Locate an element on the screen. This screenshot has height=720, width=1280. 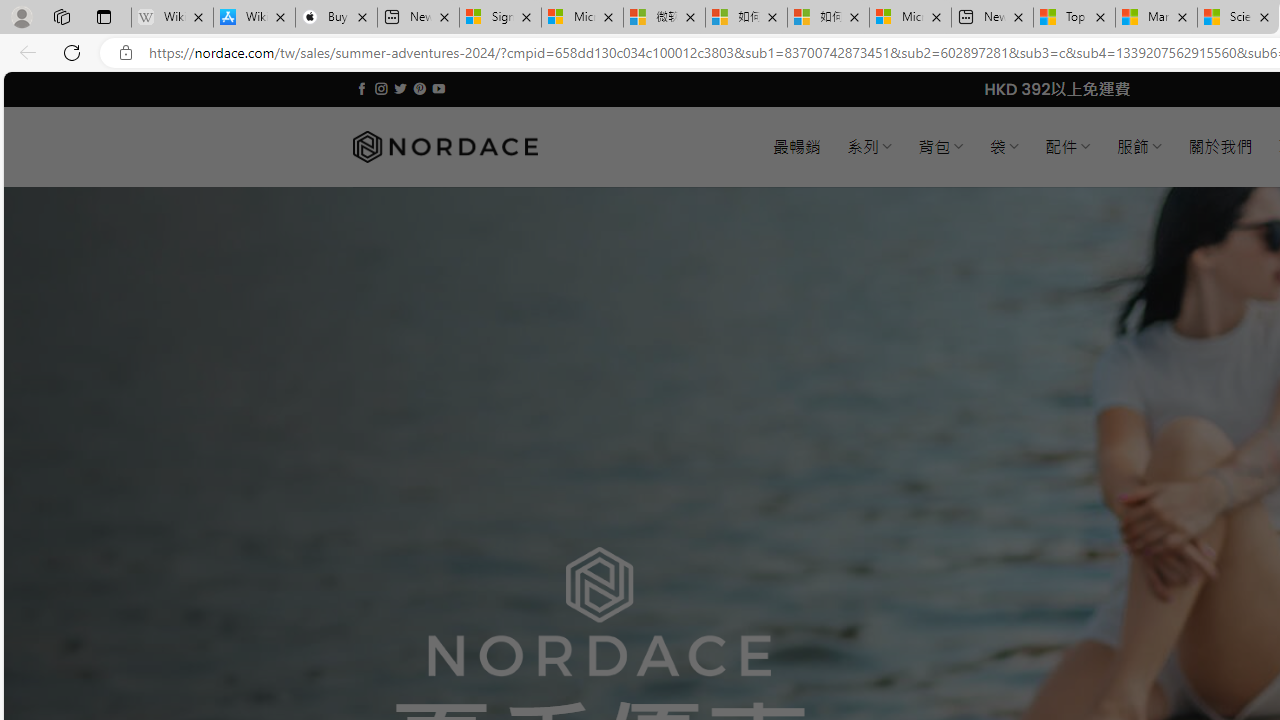
'Sign in to your Microsoft account' is located at coordinates (500, 17).